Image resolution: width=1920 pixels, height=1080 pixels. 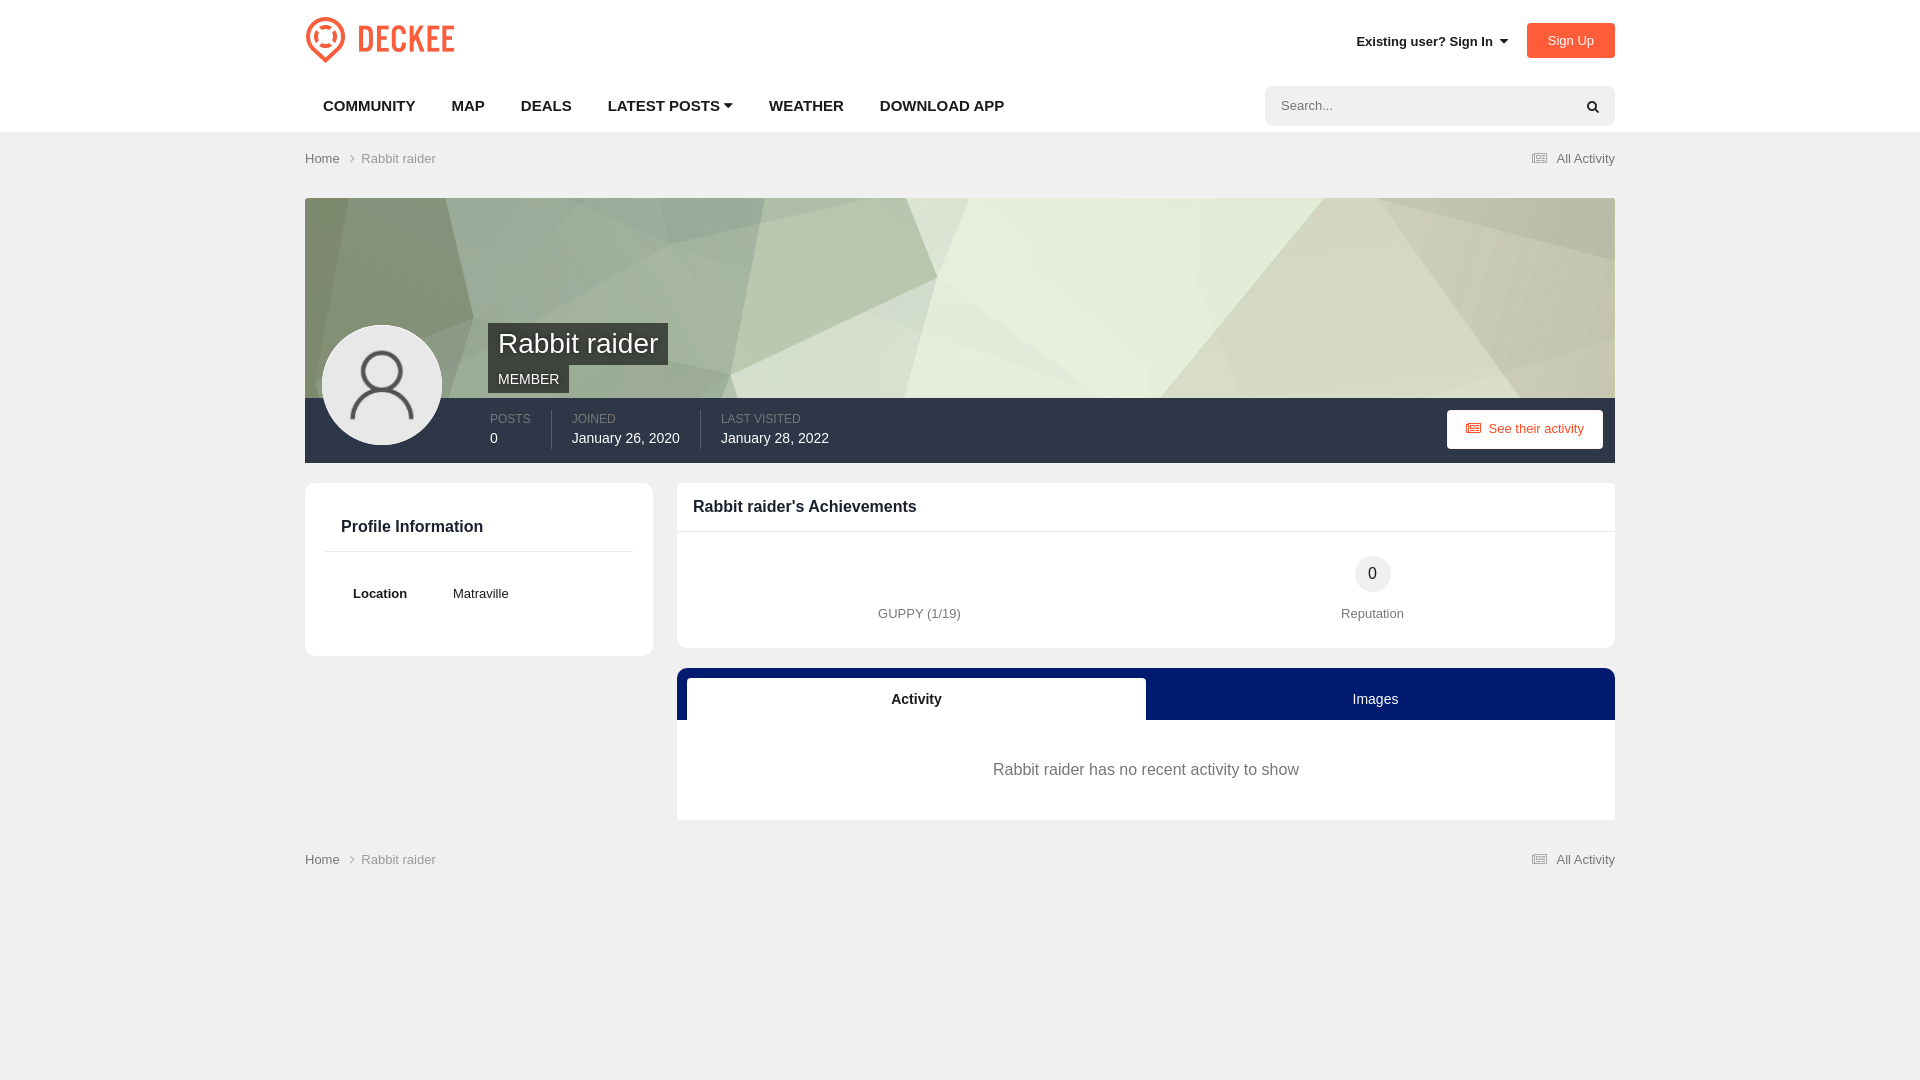 What do you see at coordinates (1569, 39) in the screenshot?
I see `'Sign Up'` at bounding box center [1569, 39].